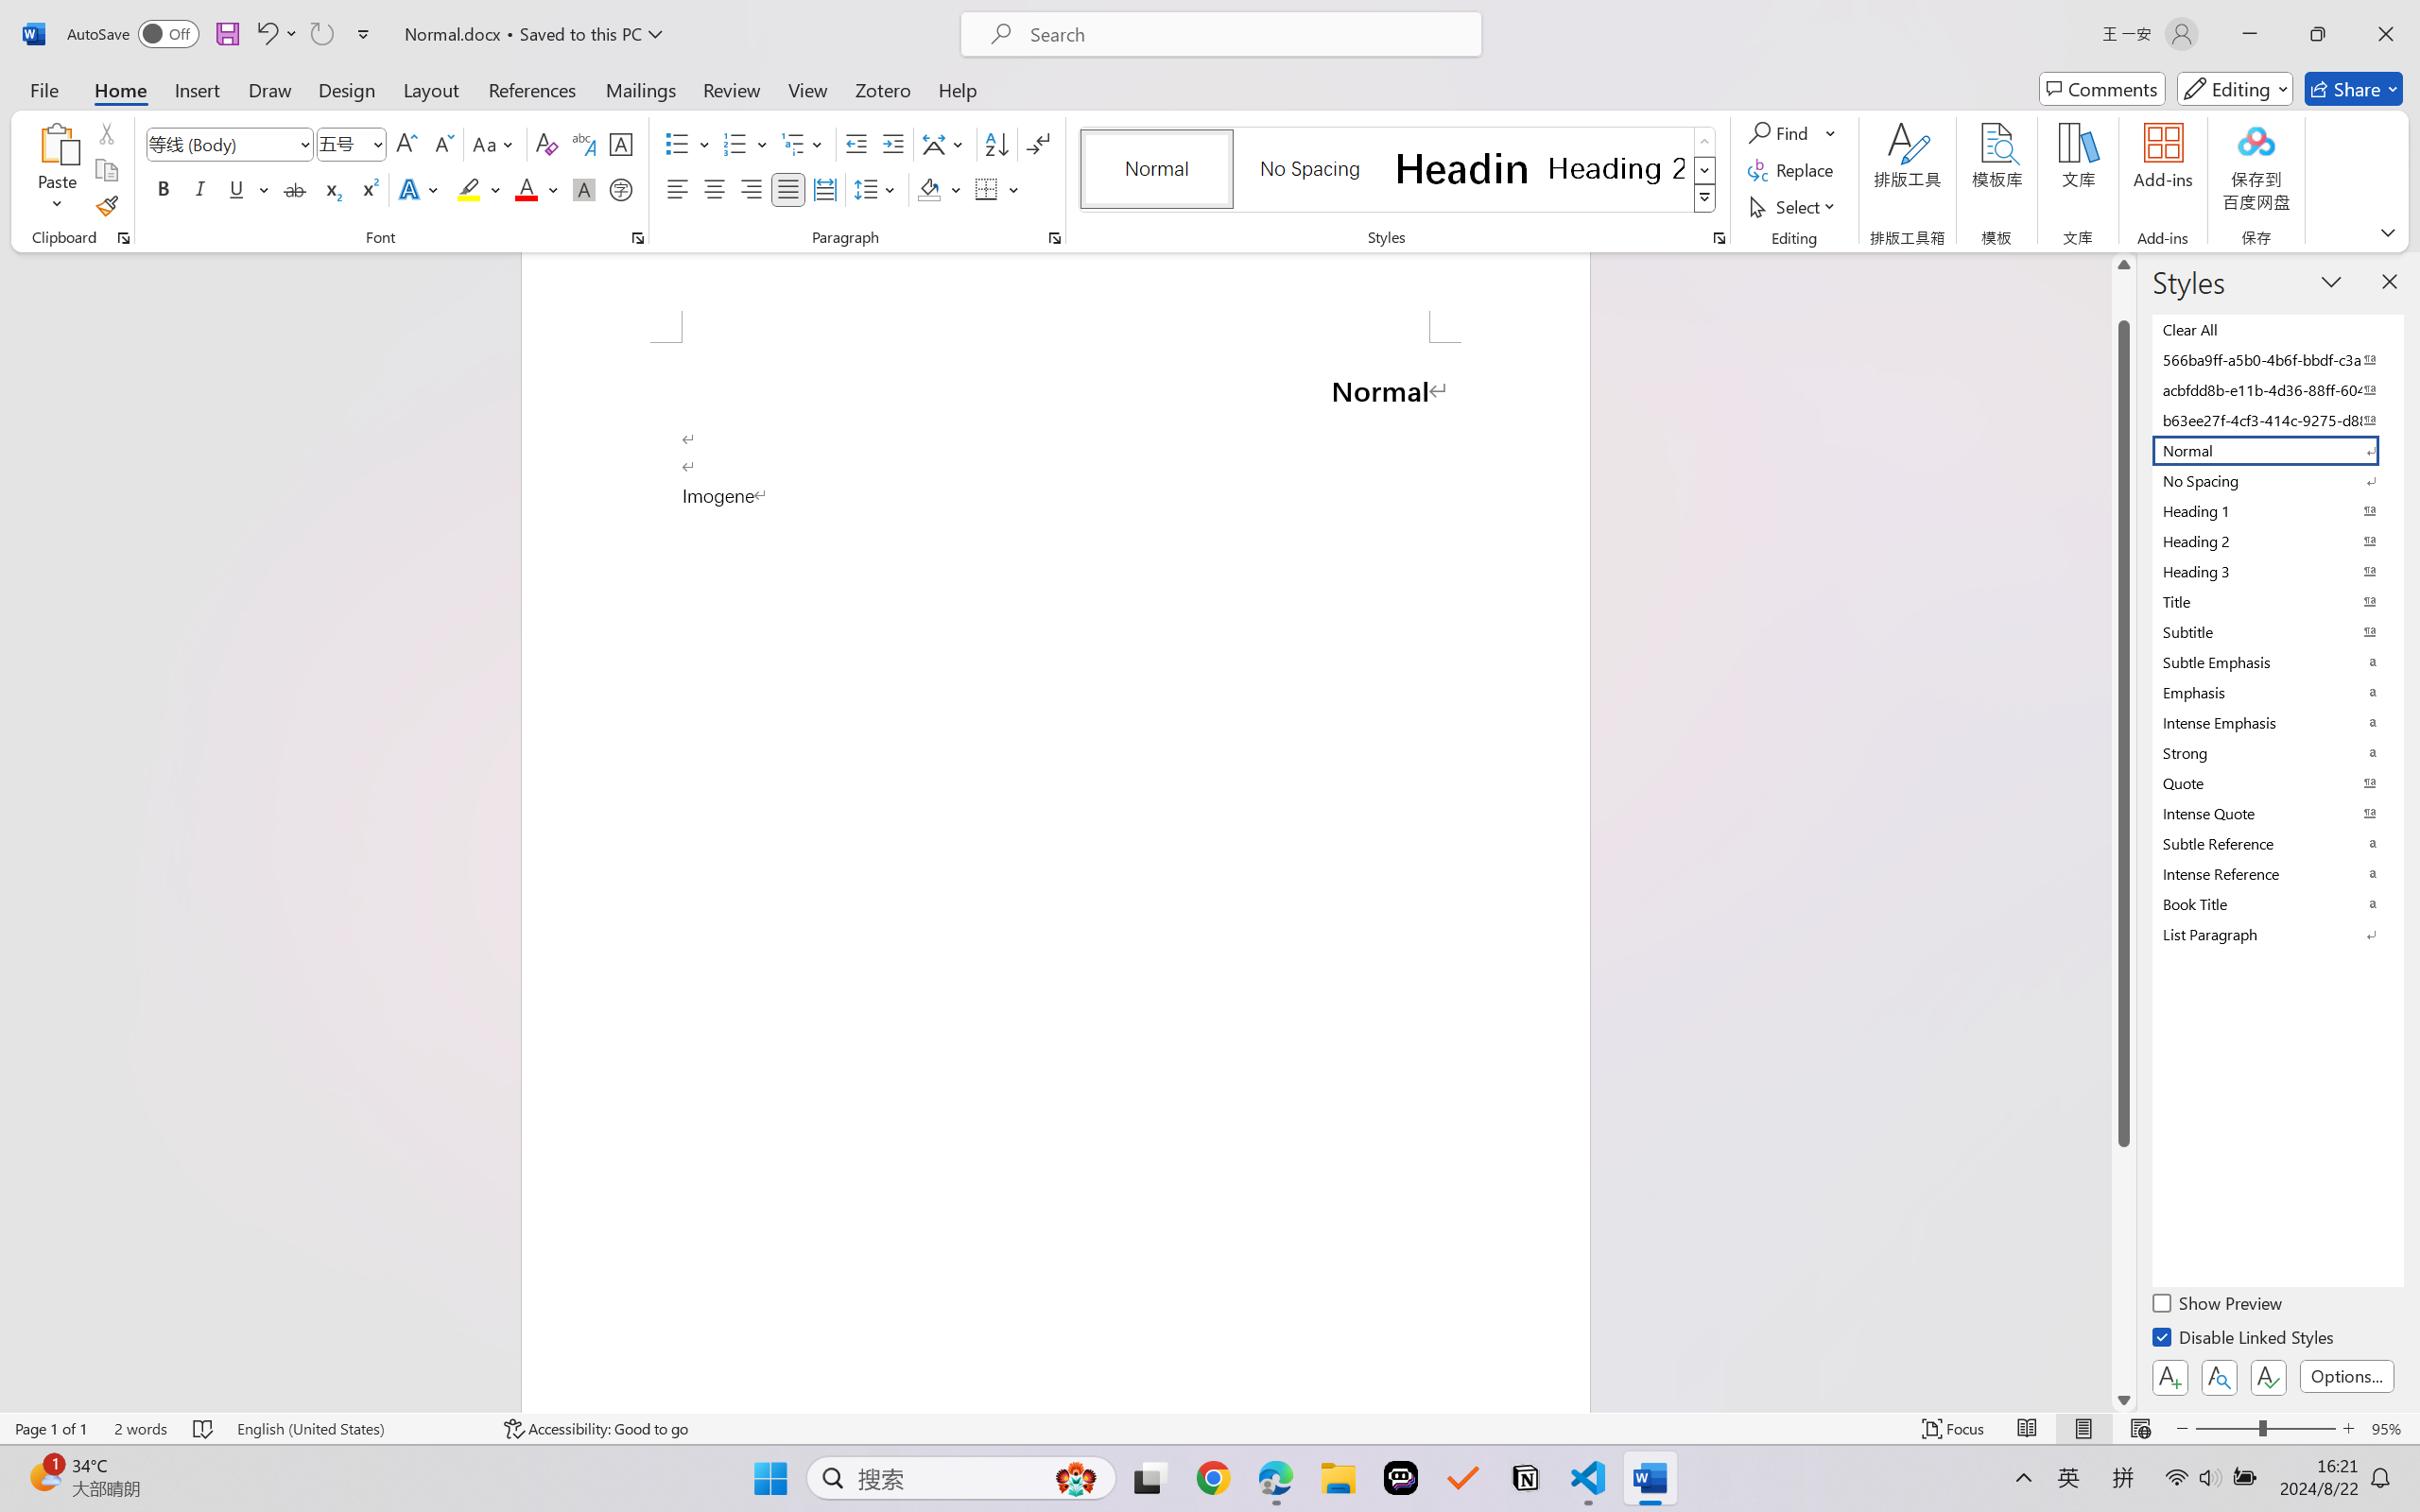  Describe the element at coordinates (545, 144) in the screenshot. I see `'Clear Formatting'` at that location.